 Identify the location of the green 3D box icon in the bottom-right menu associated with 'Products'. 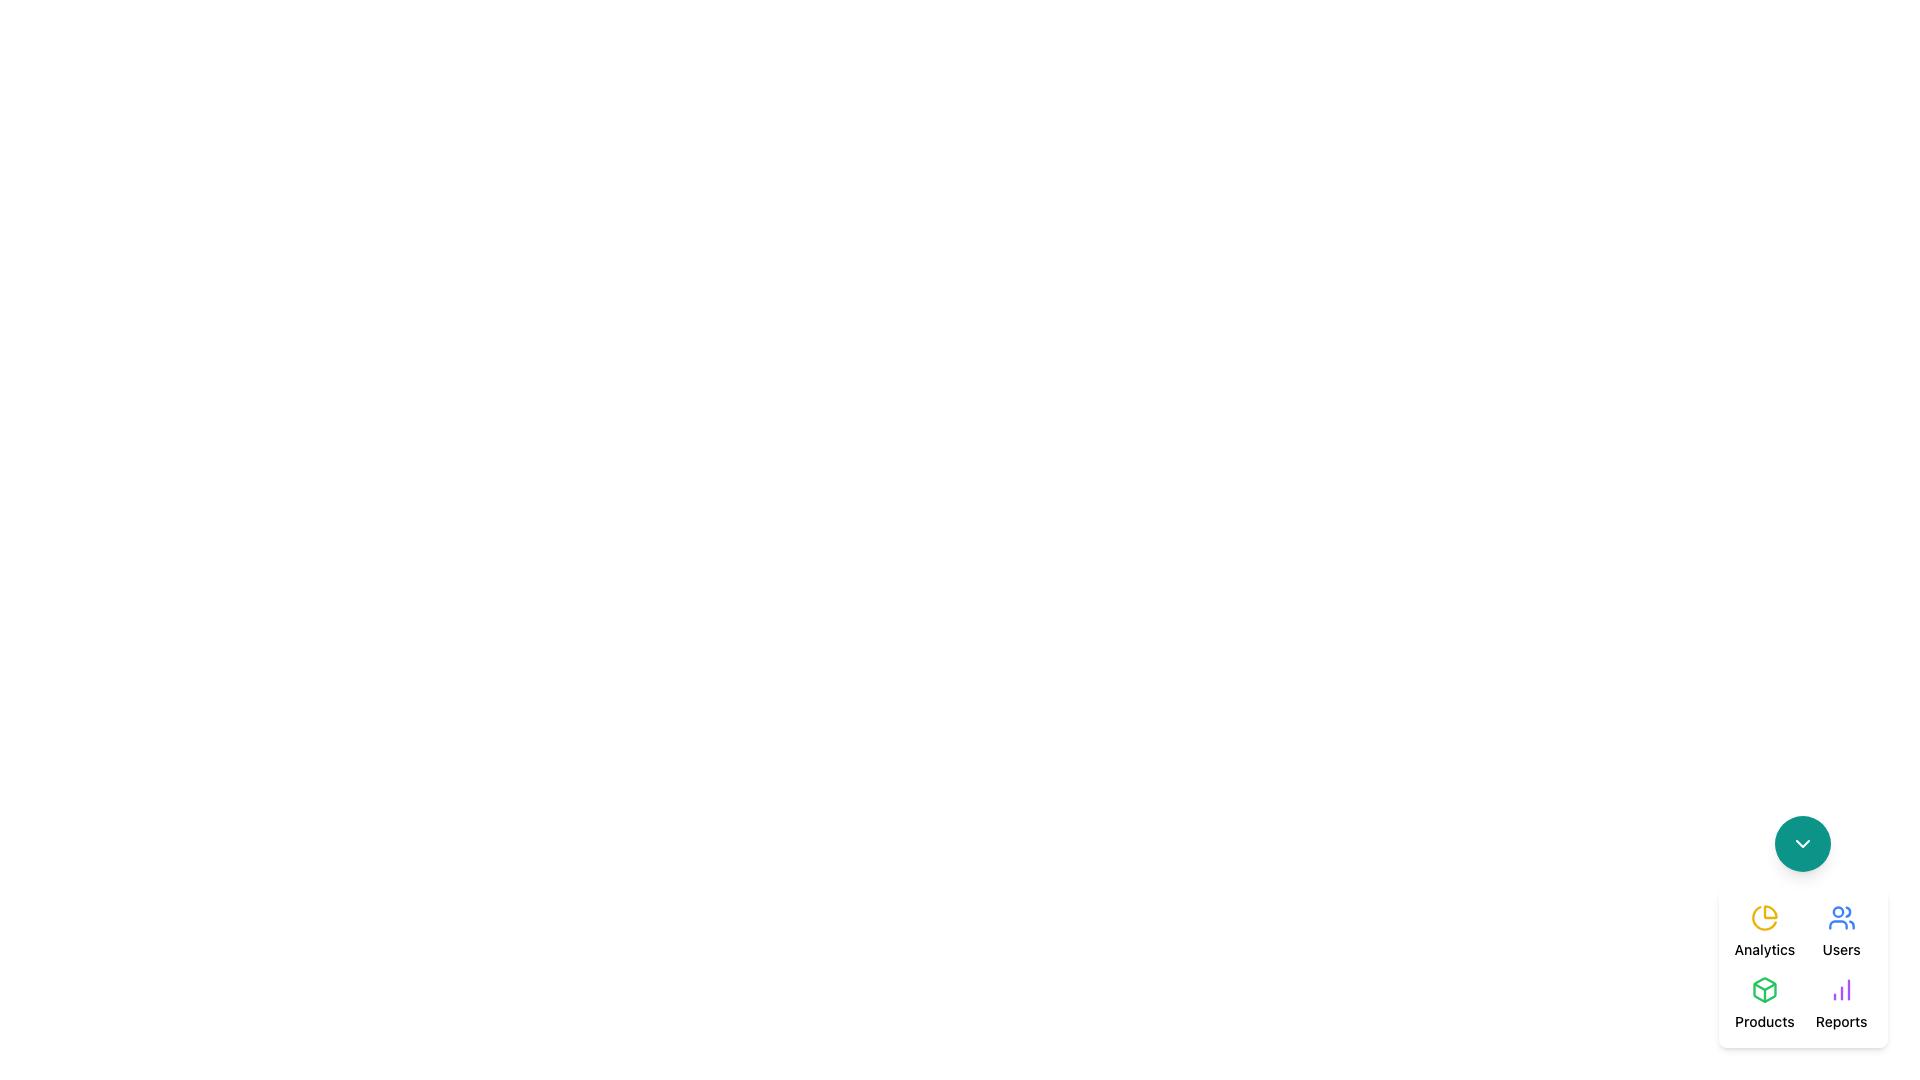
(1765, 990).